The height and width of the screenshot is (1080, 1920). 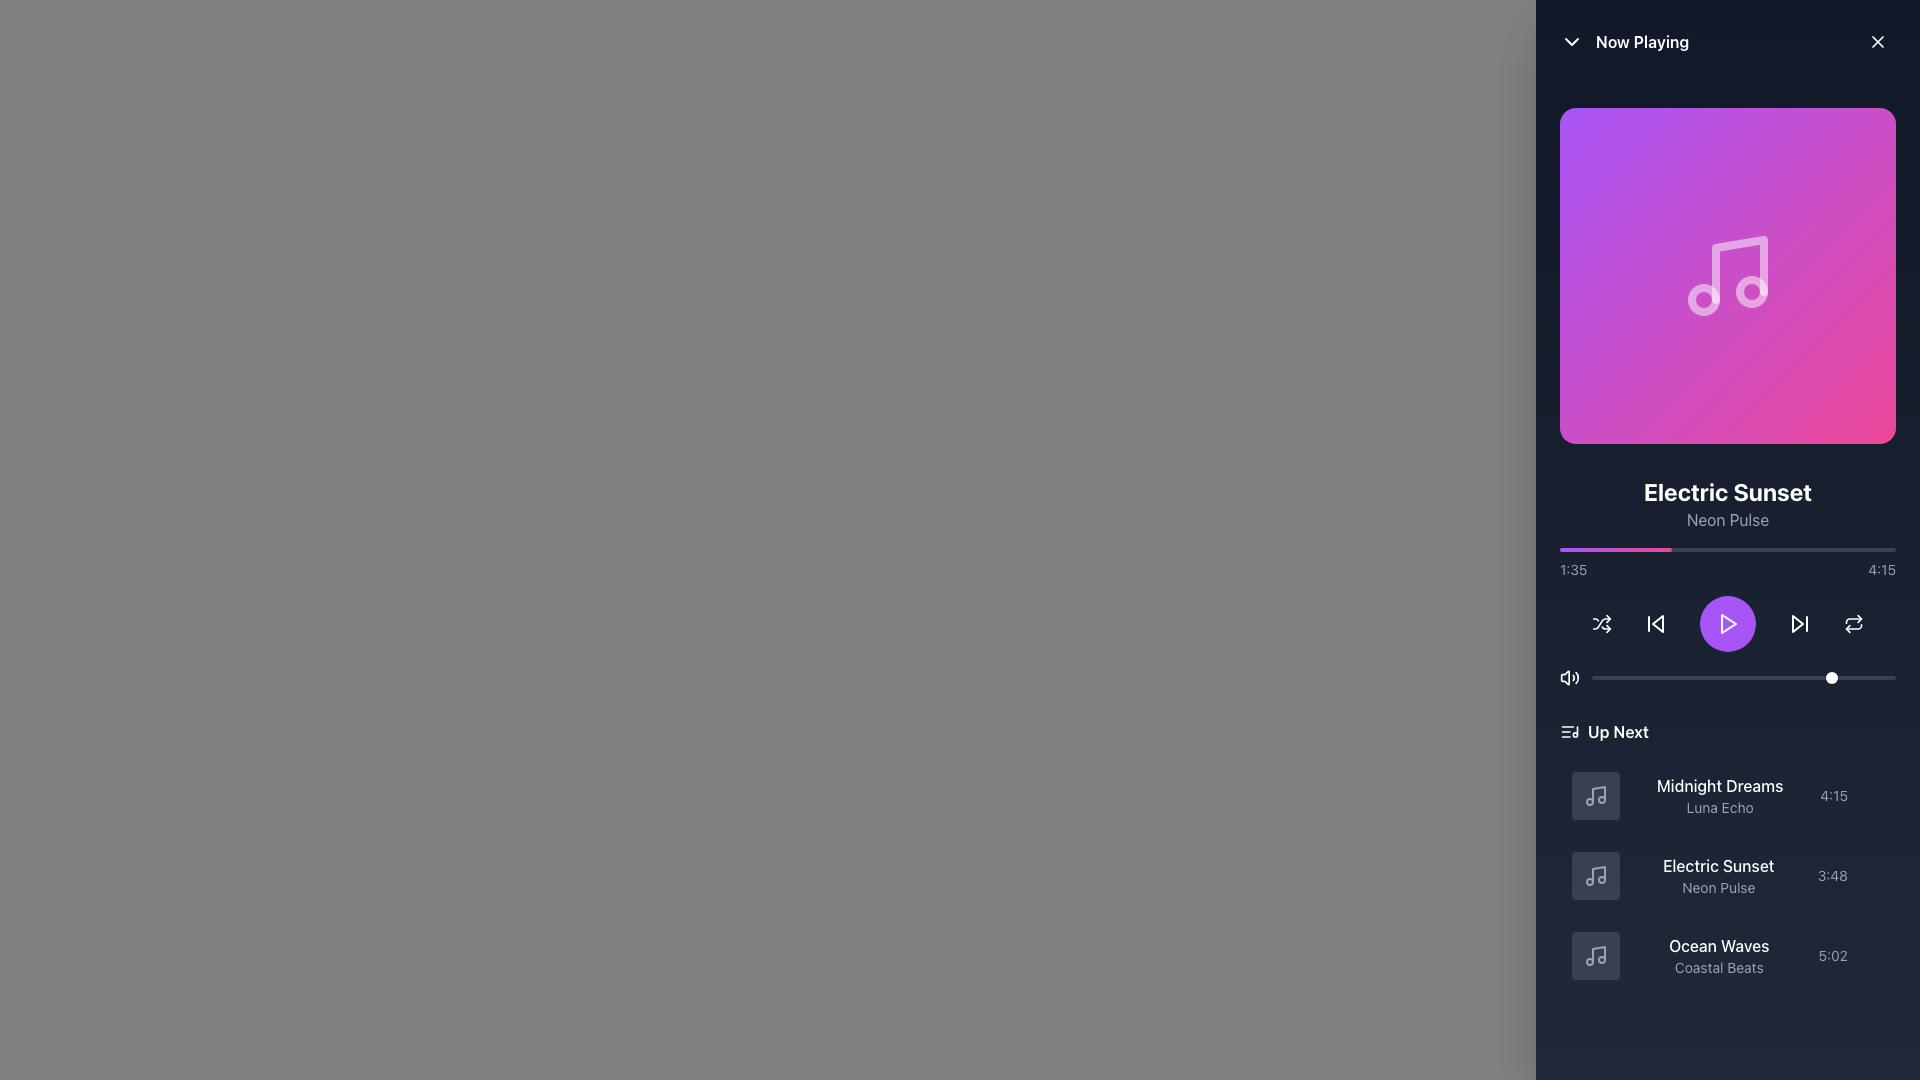 What do you see at coordinates (1876, 42) in the screenshot?
I see `the small circular button with an 'X' icon located at the top-right corner of the 'Now Playing' bar` at bounding box center [1876, 42].